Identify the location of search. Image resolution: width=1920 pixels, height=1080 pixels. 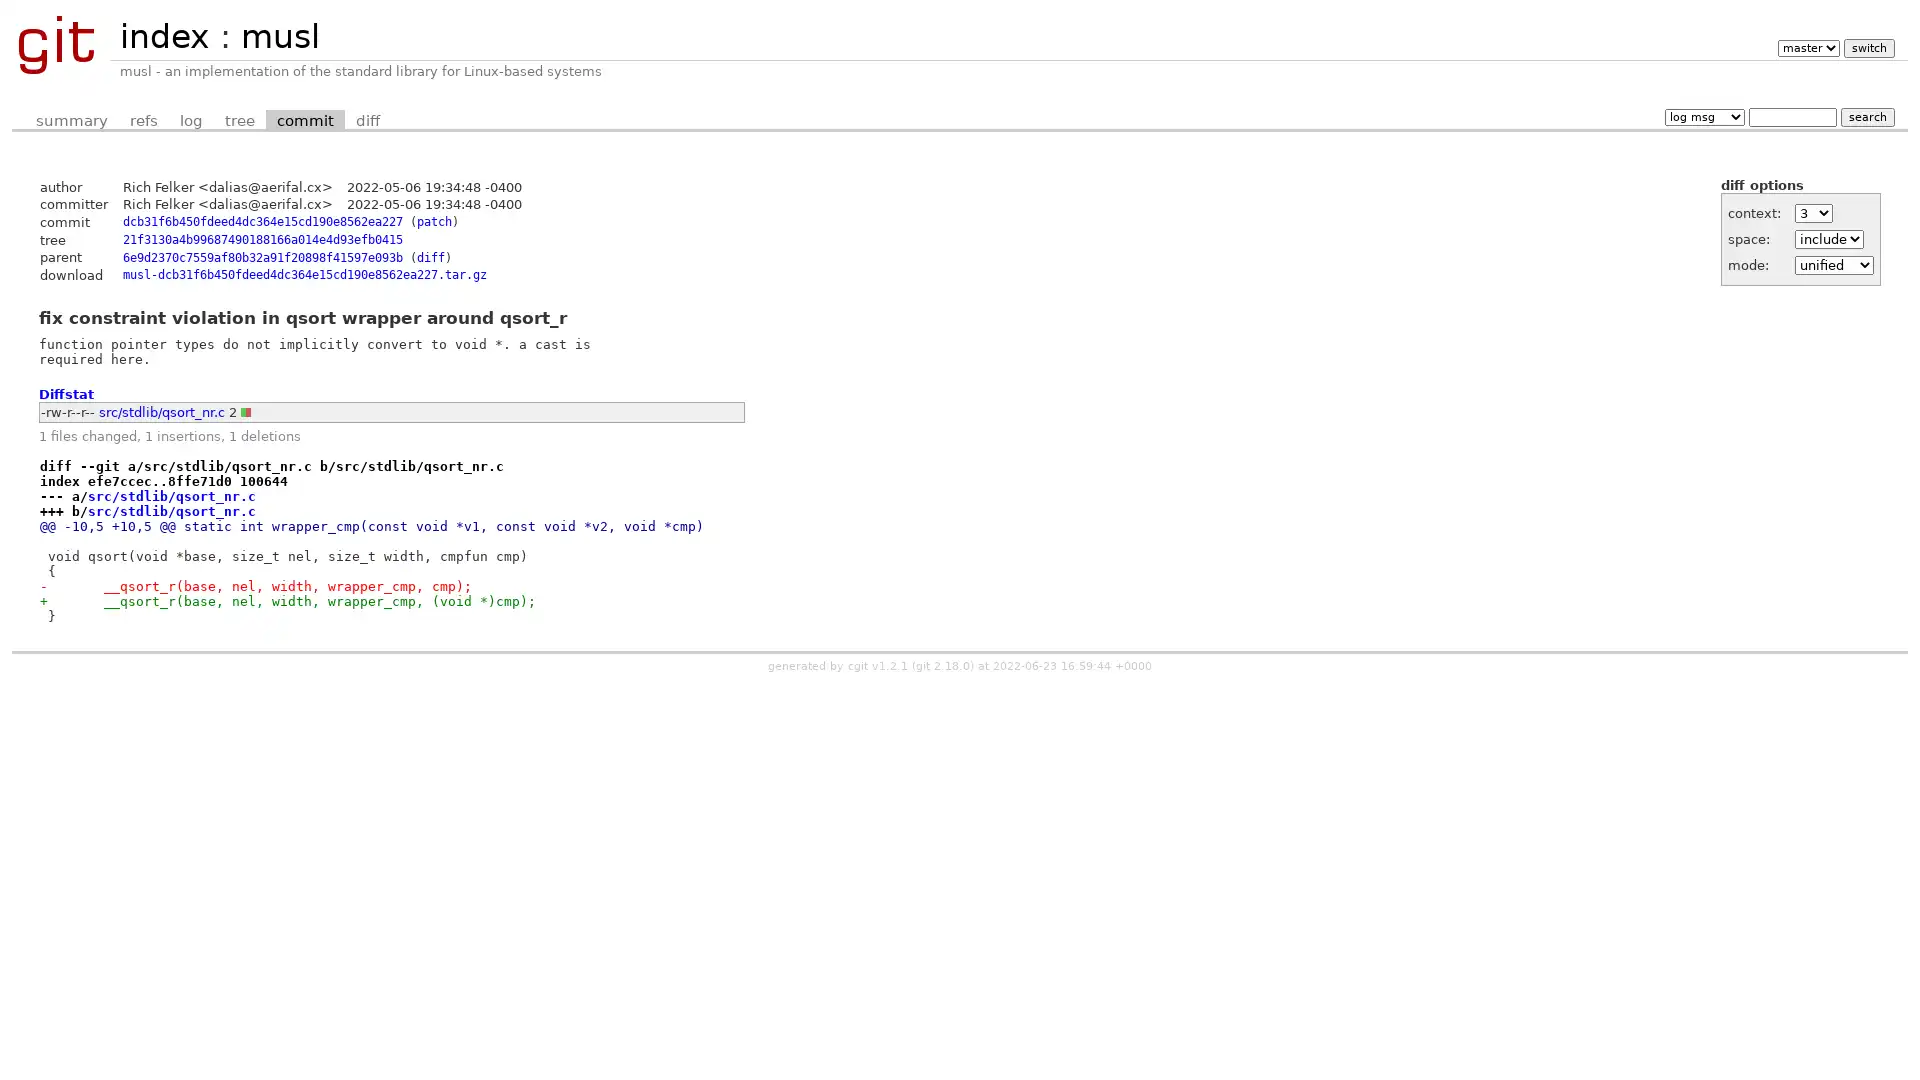
(1866, 116).